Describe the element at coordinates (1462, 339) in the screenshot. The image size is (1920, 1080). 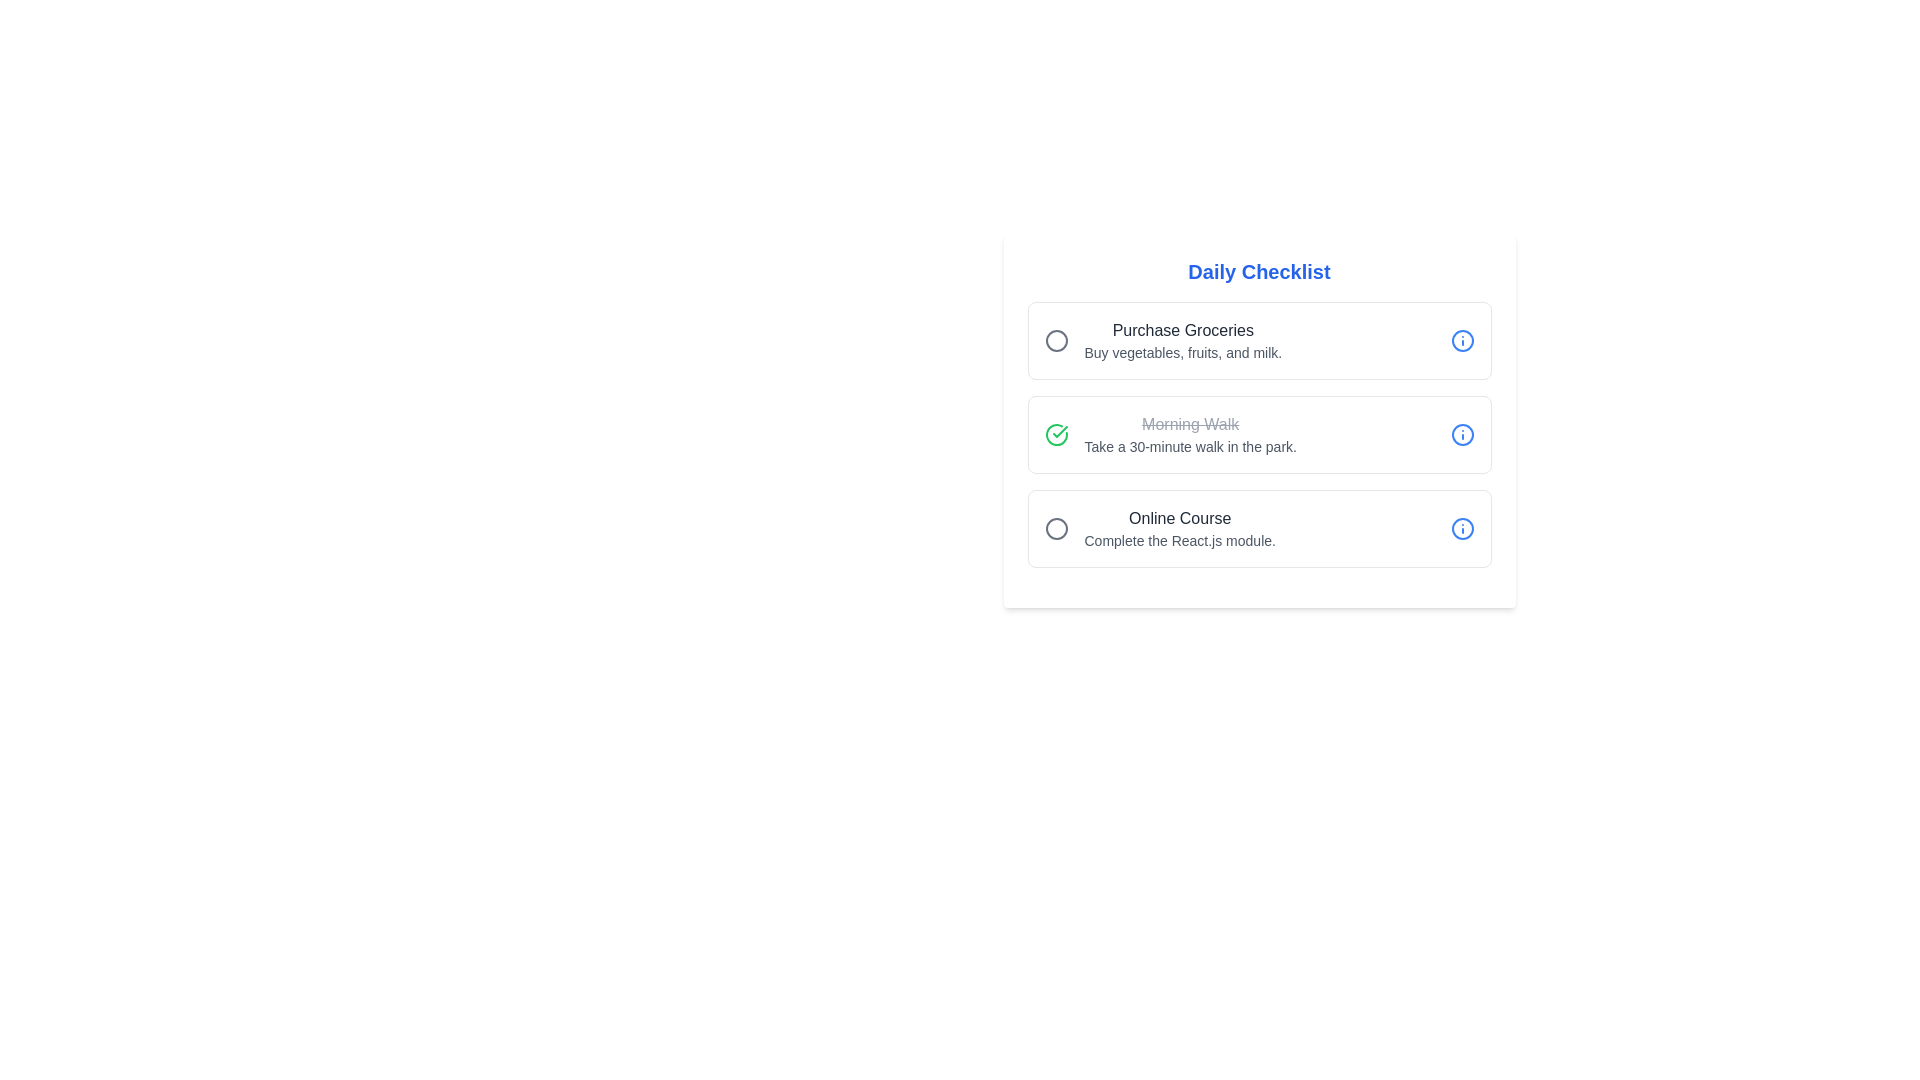
I see `info button for the task titled 'Purchase Groceries'` at that location.